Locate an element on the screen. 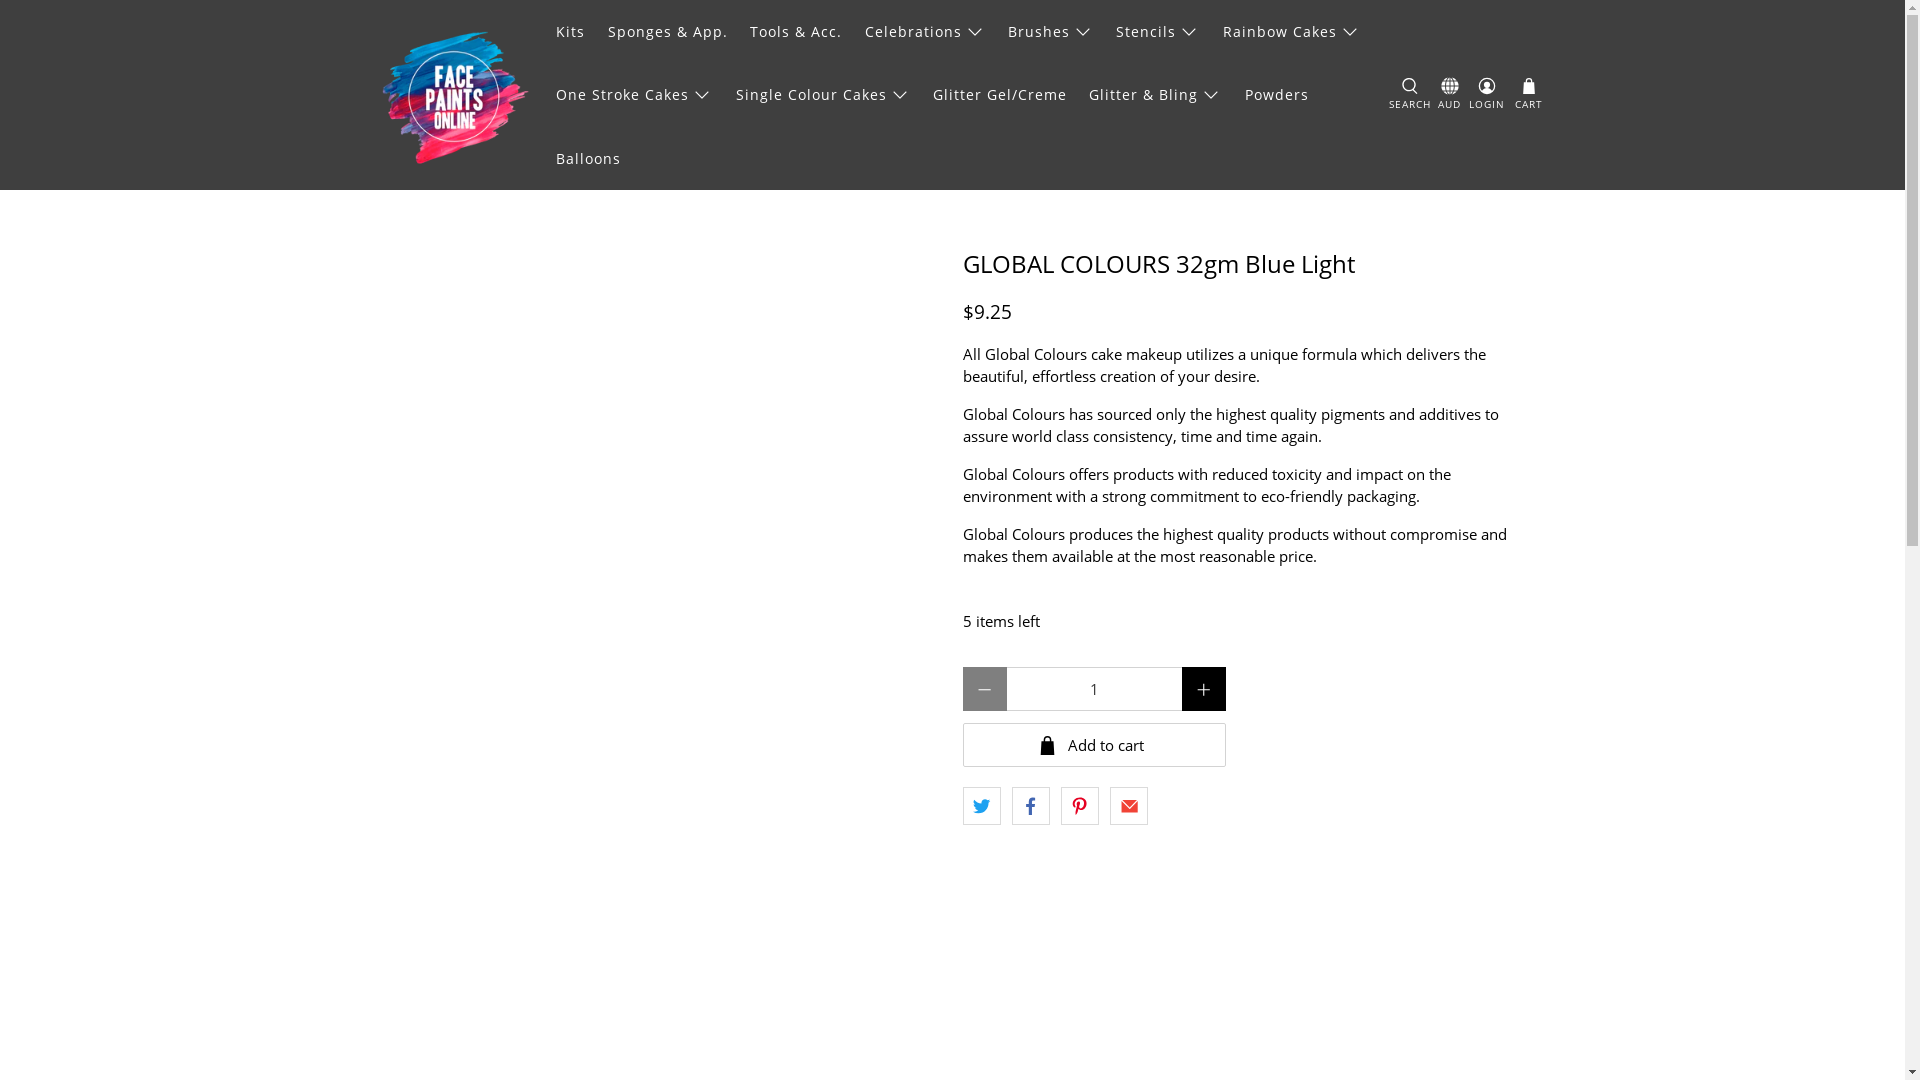 This screenshot has height=1080, width=1920. 'Share this on Twitter' is located at coordinates (980, 805).